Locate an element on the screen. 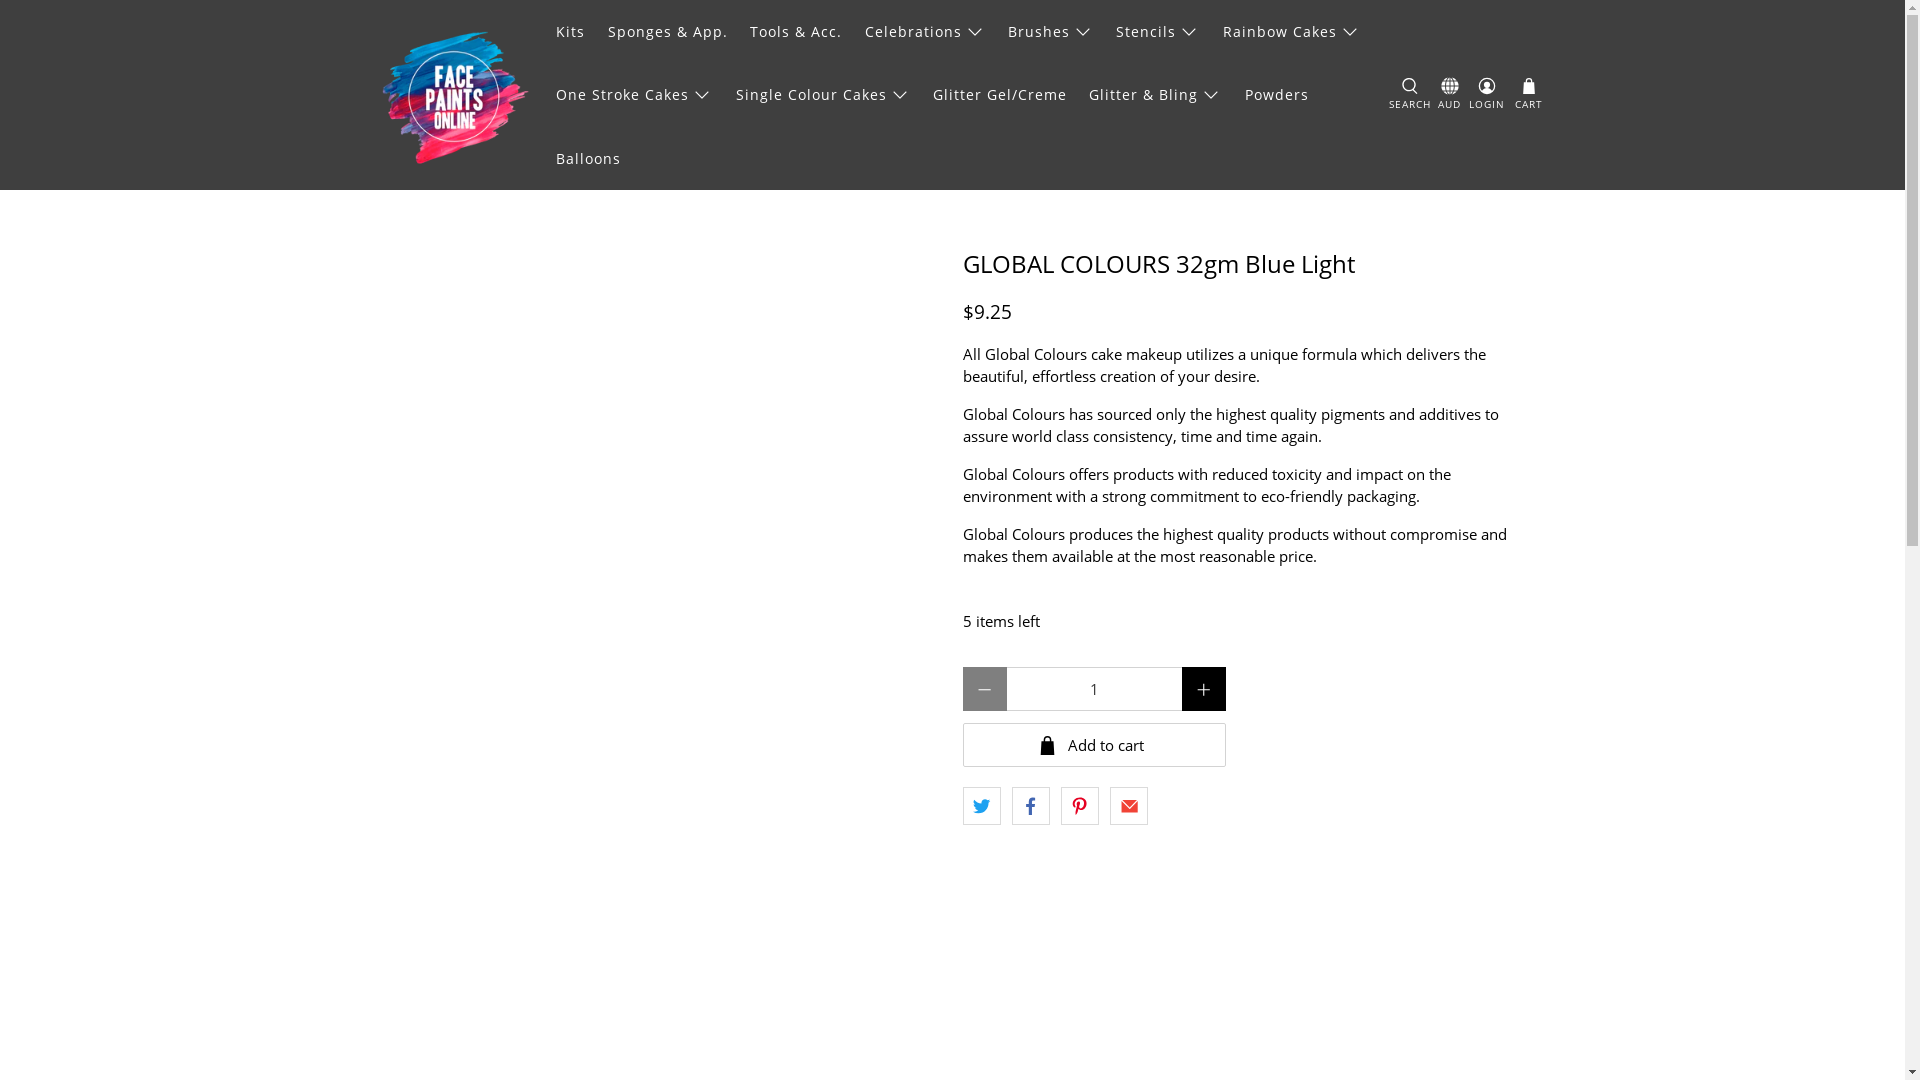 This screenshot has height=1080, width=1920. 'Share this on Twitter' is located at coordinates (980, 805).